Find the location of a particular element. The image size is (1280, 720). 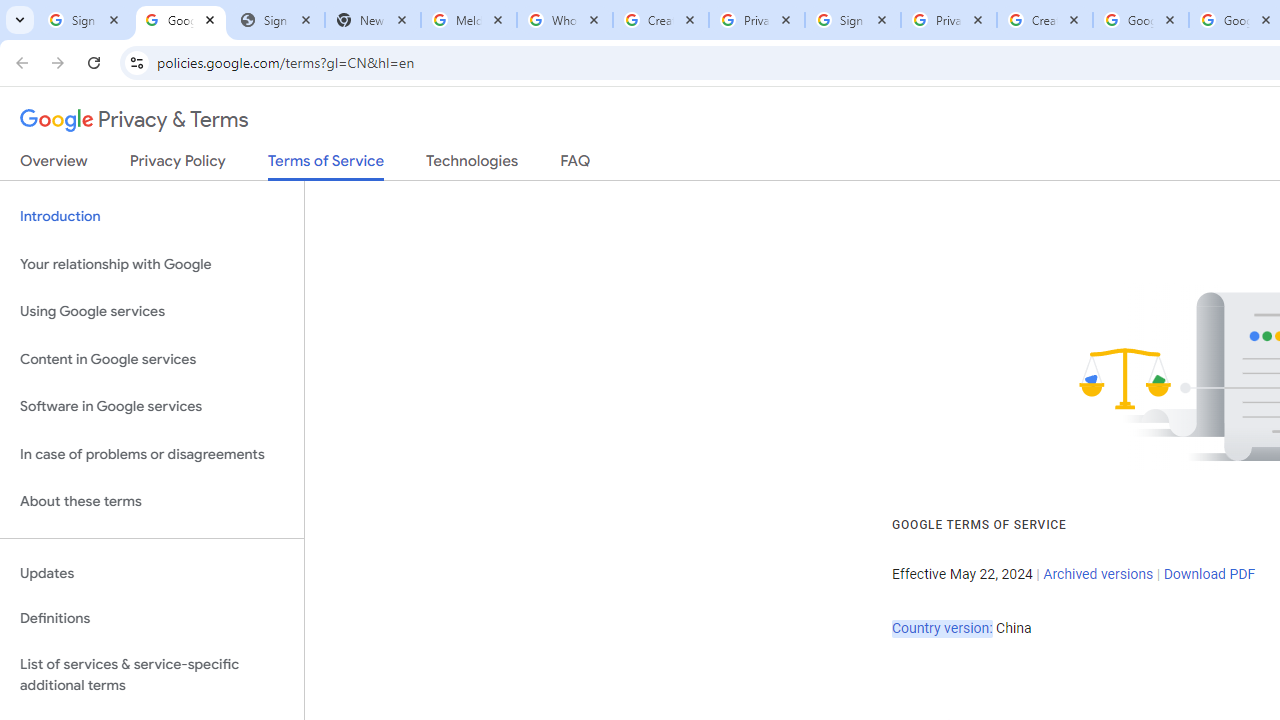

'List of services & service-specific additional terms' is located at coordinates (151, 675).